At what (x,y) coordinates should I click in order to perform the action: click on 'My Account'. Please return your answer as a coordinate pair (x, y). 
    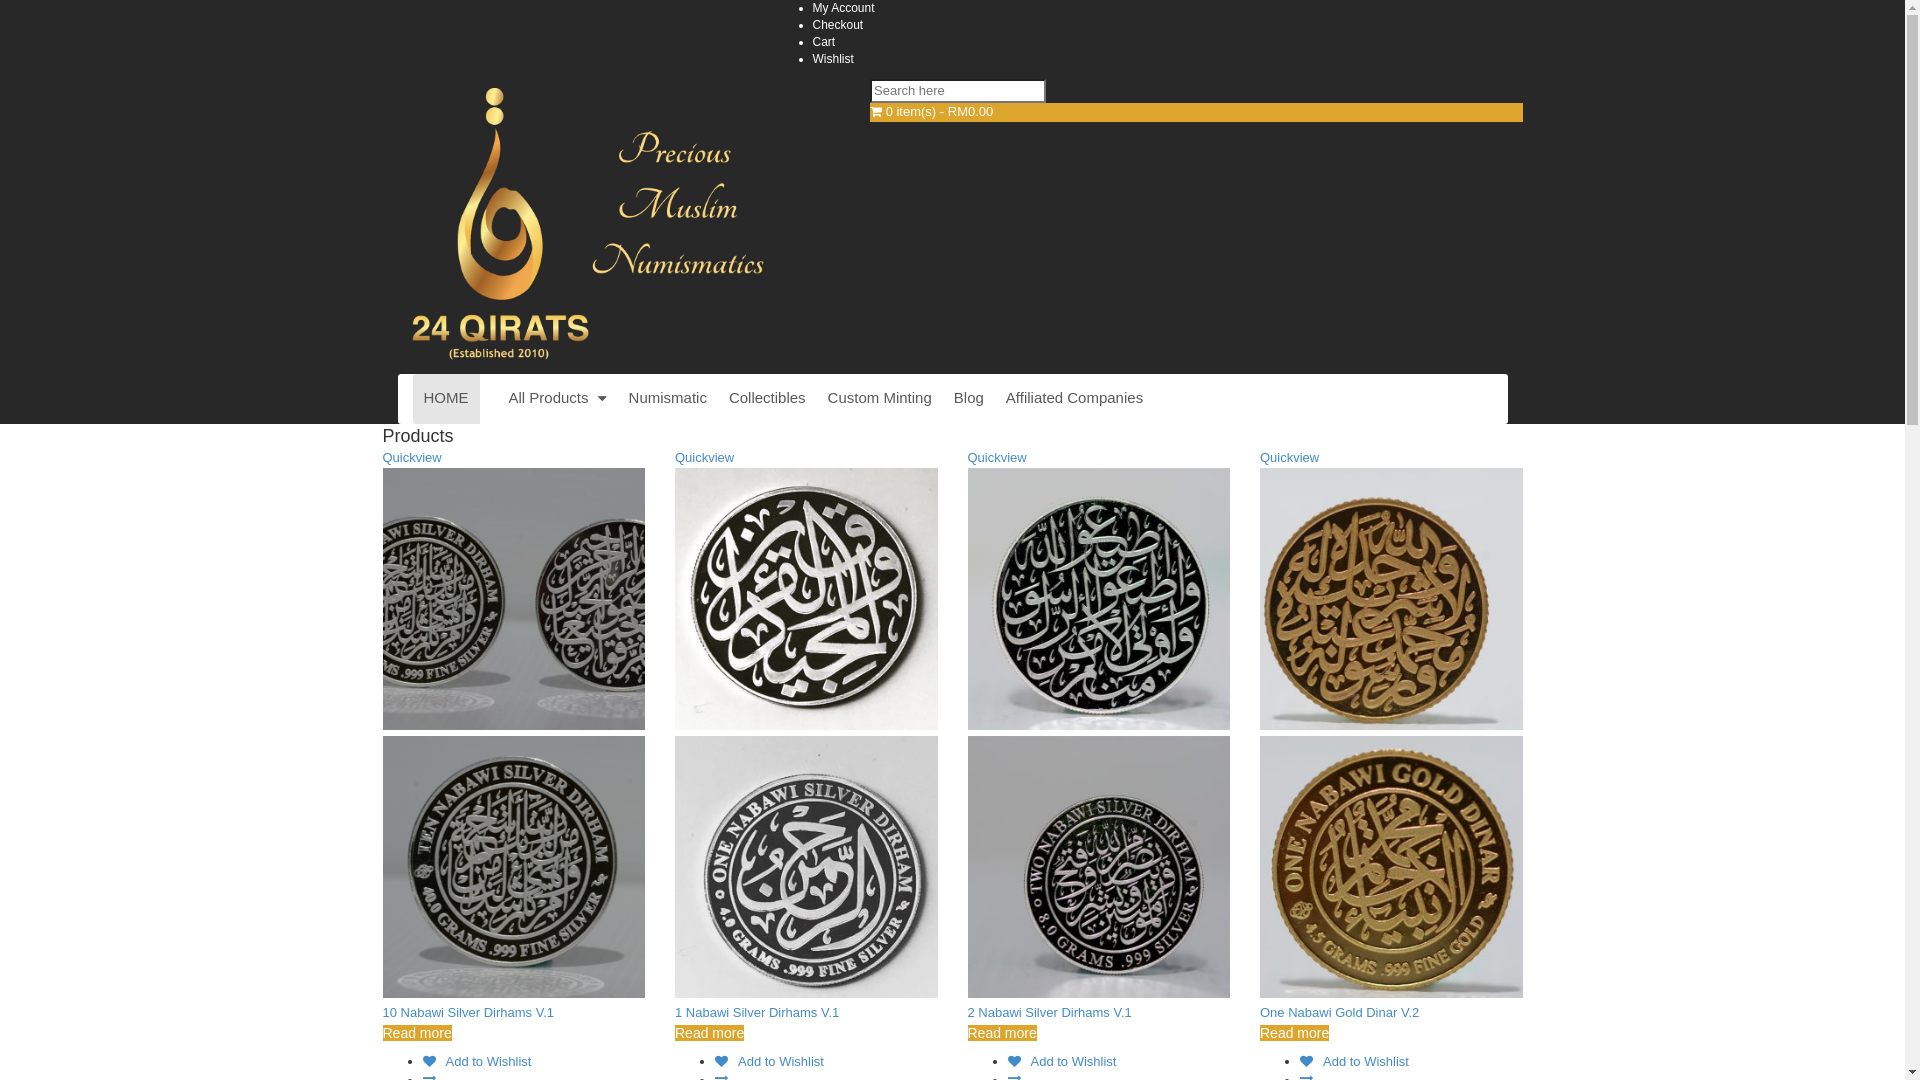
    Looking at the image, I should click on (843, 7).